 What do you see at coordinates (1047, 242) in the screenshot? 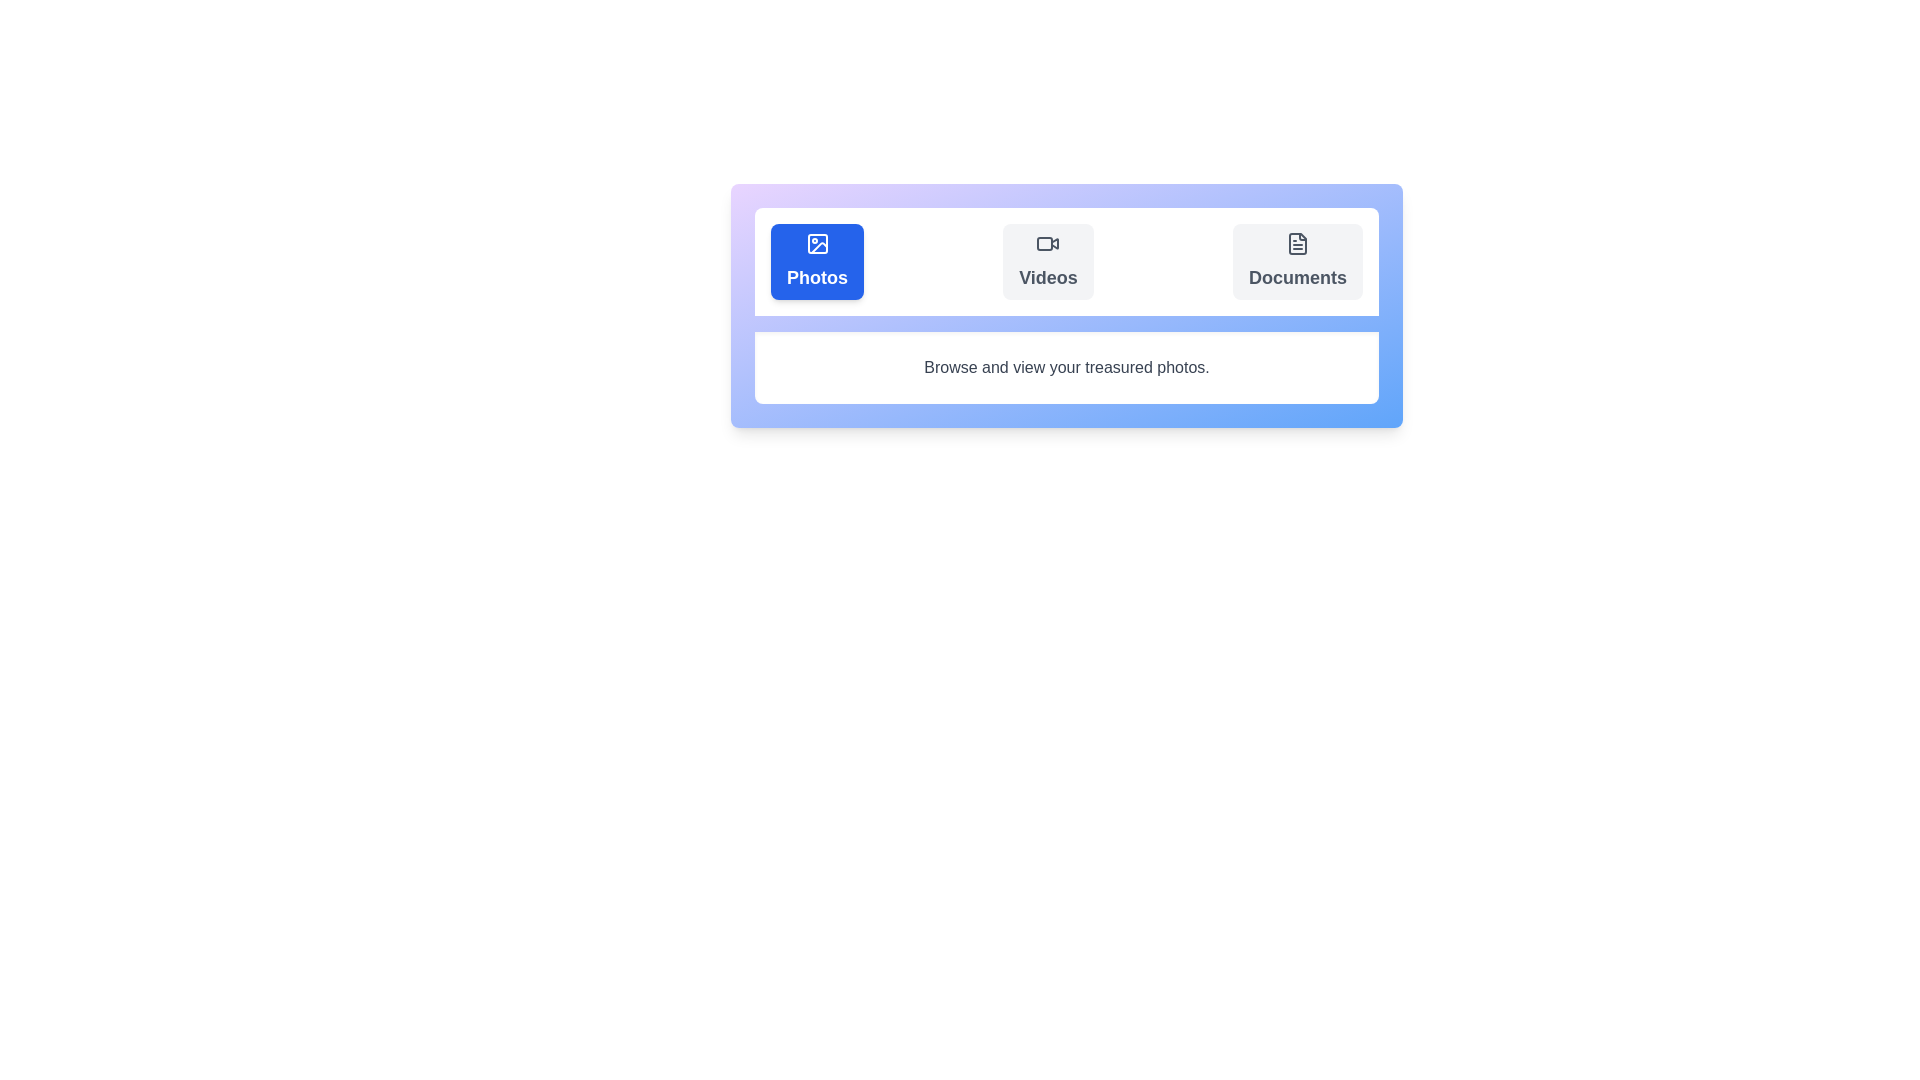
I see `the video icon, which is the second icon in the horizontal list within the 'Videos' segment` at bounding box center [1047, 242].